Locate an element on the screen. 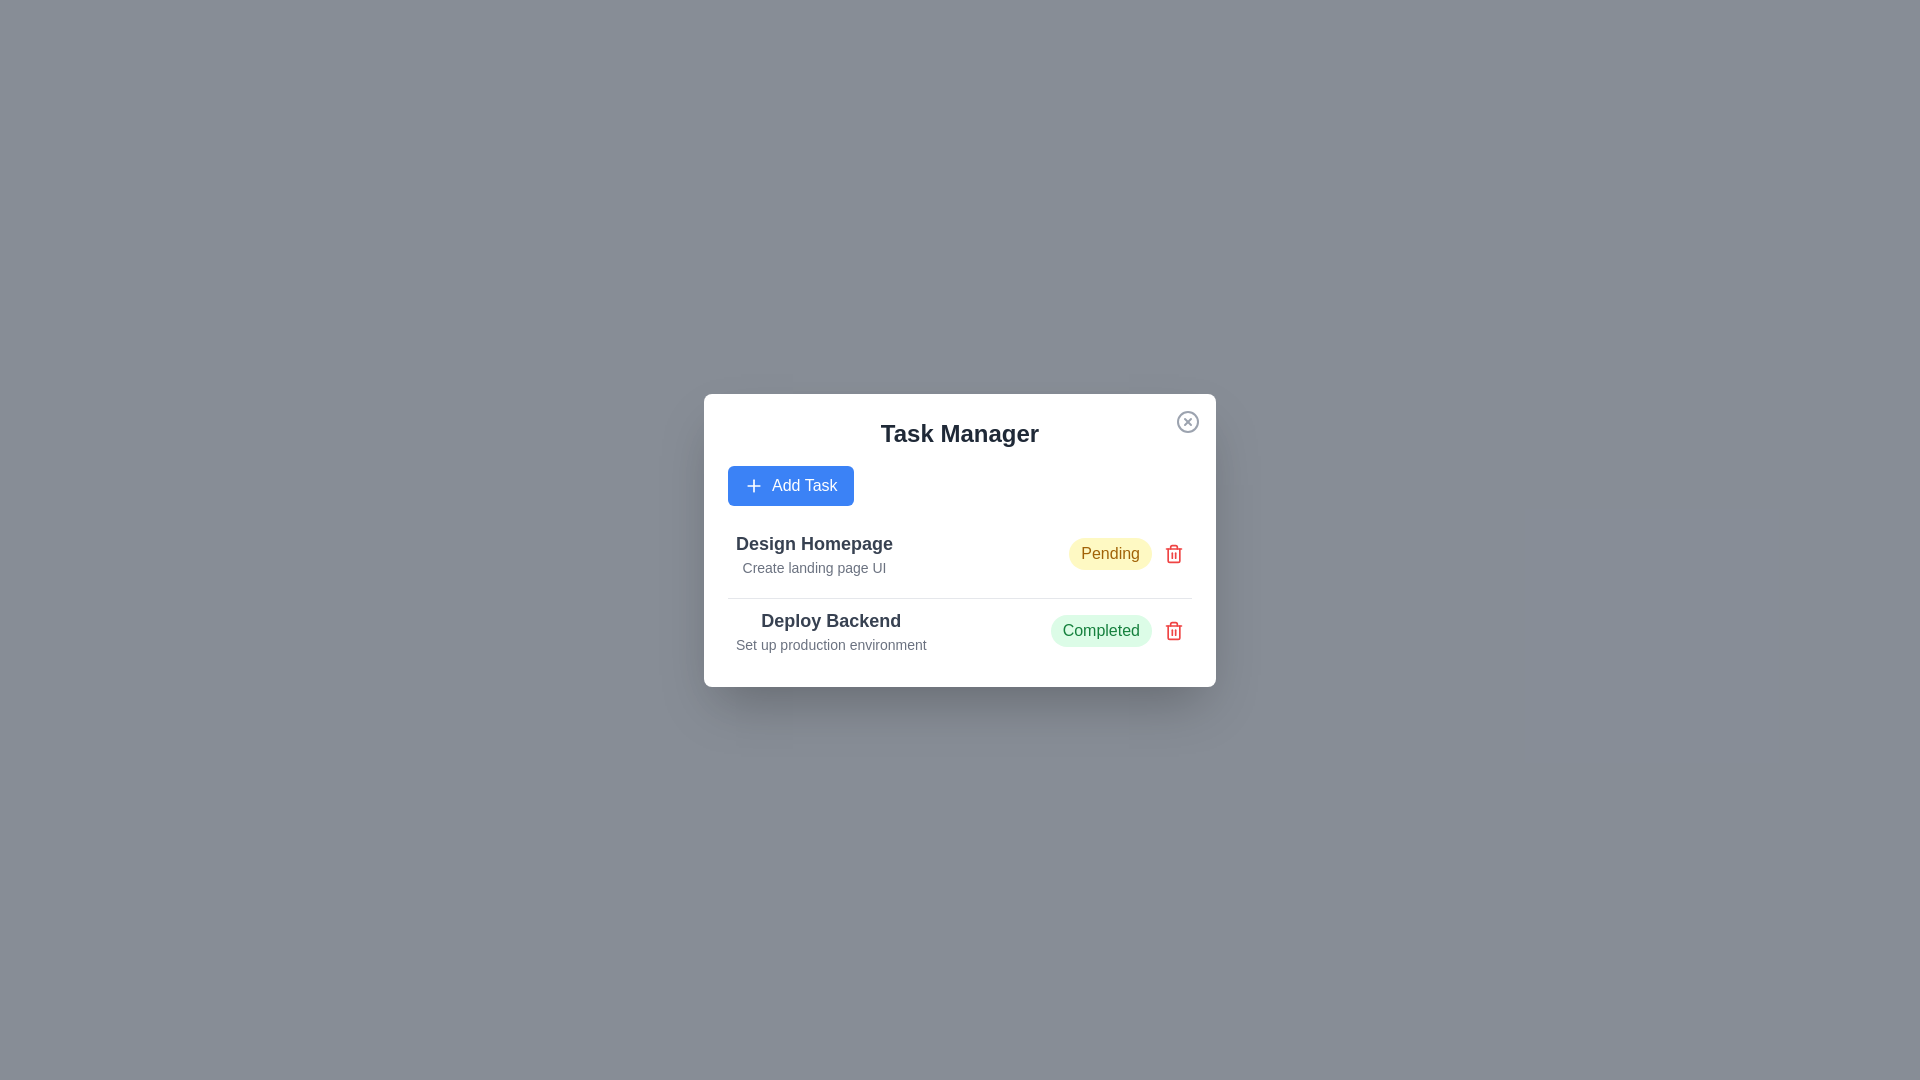  the trash can icon for the delete action located at the bottom right of the 'Deploy Backend' task row is located at coordinates (1174, 632).